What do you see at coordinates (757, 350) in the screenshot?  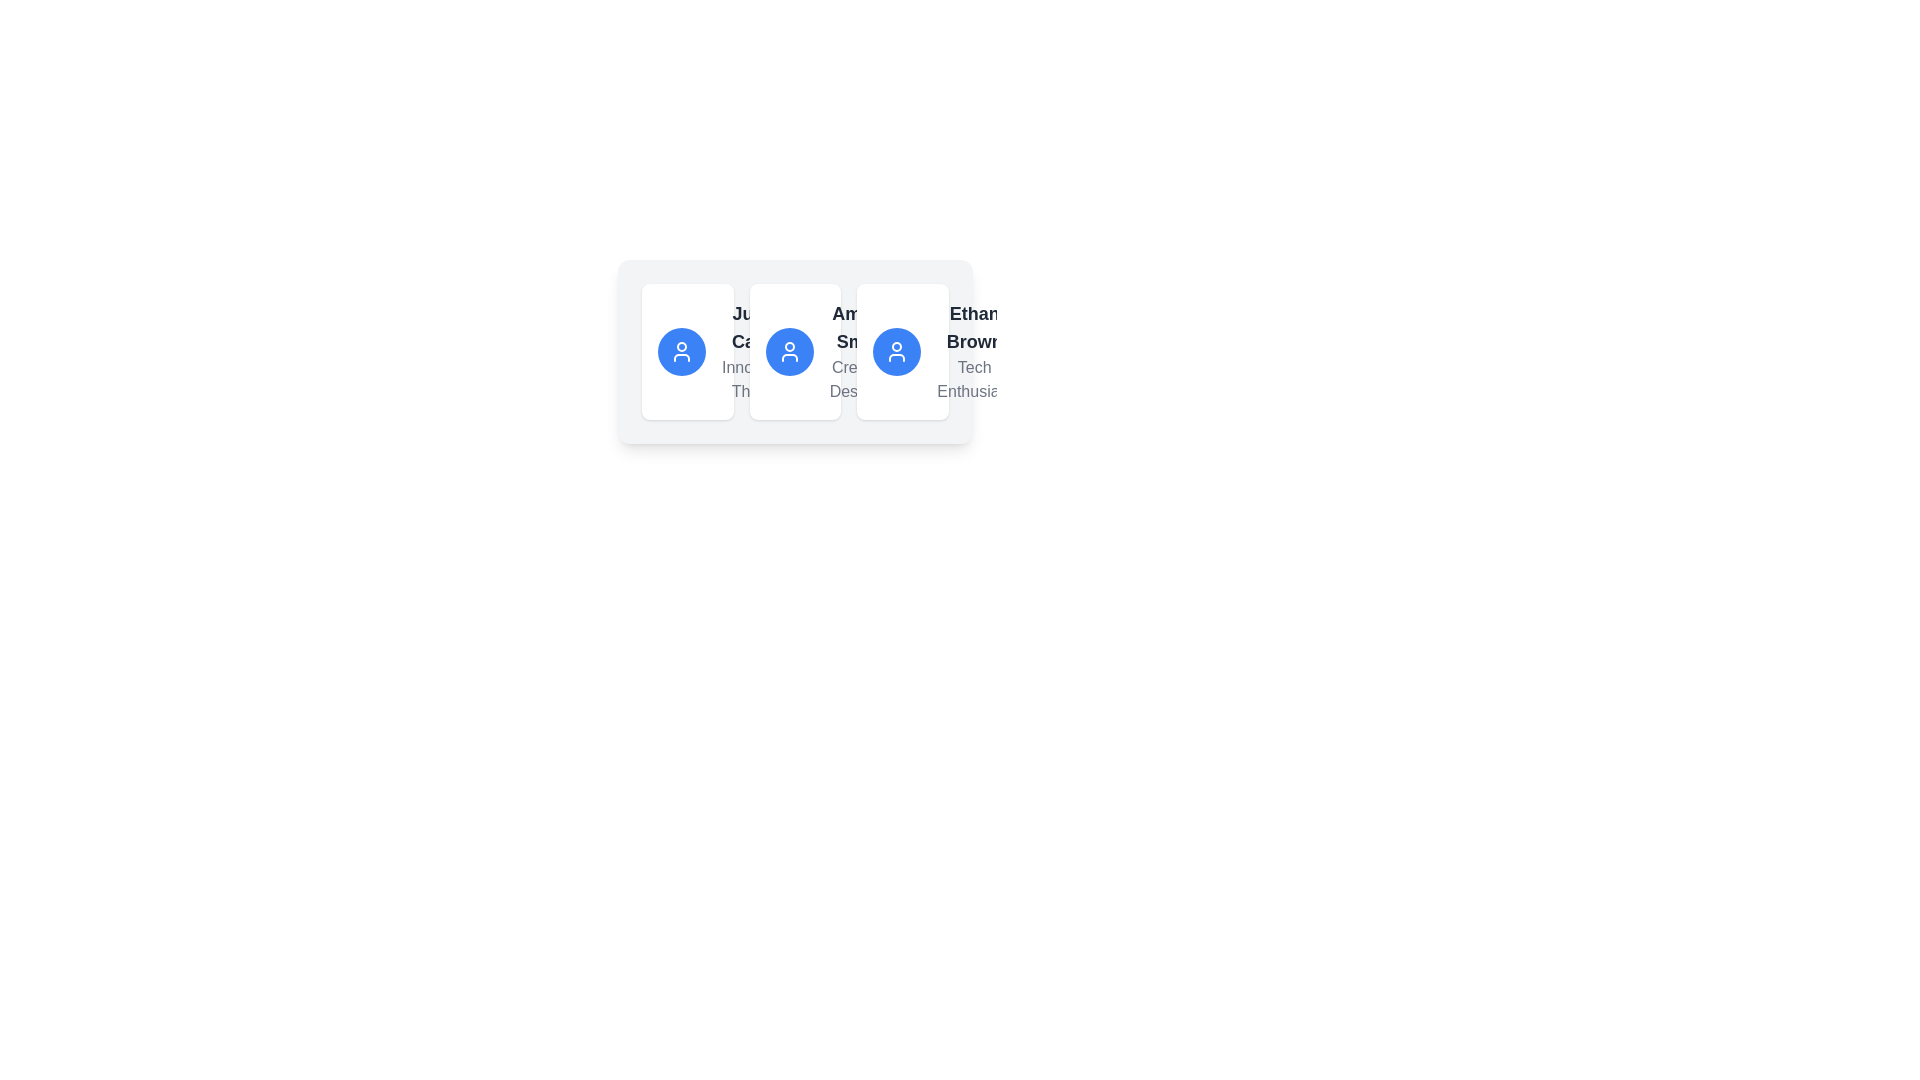 I see `the text display element that shows the user's name and tagline, positioned to the right of a user icon within a circular blue background, as the second item from the left` at bounding box center [757, 350].